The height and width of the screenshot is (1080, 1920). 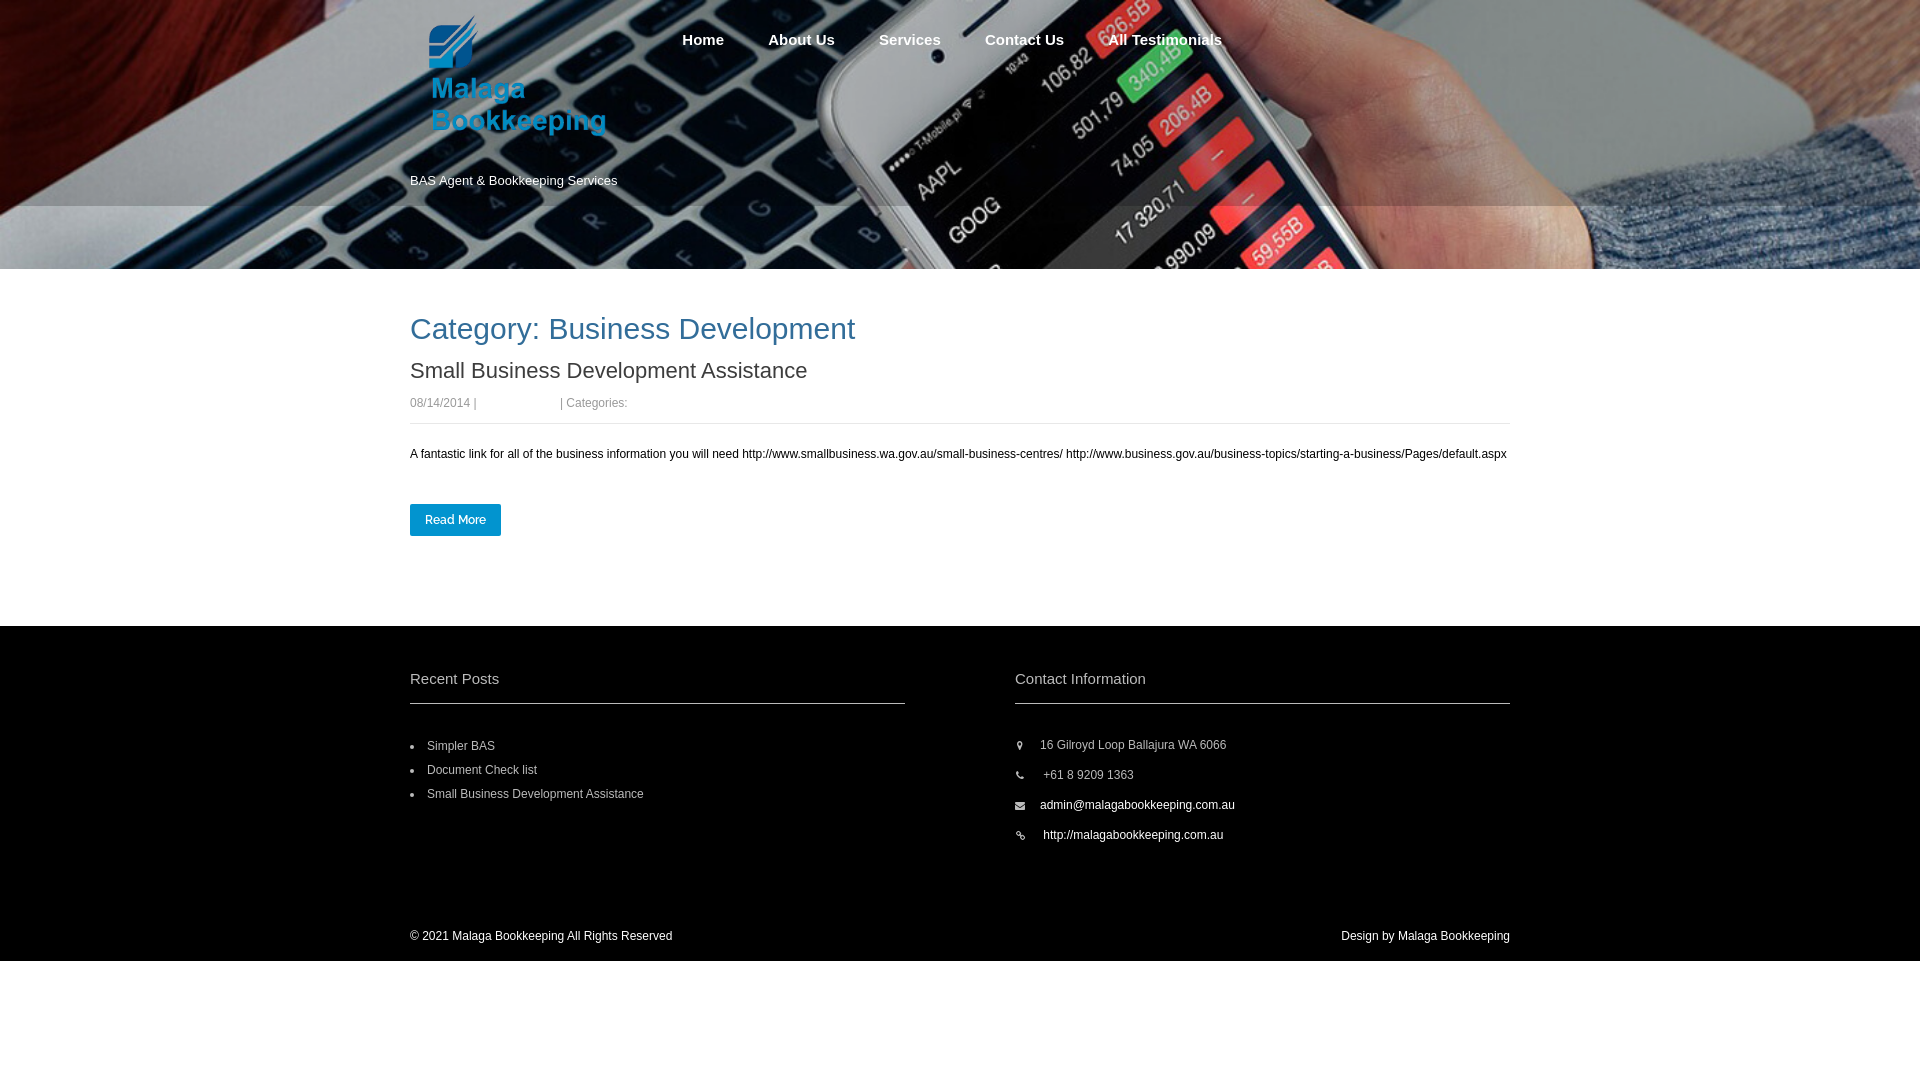 I want to click on 'BAS Agent & Bookkeeping Services', so click(x=536, y=141).